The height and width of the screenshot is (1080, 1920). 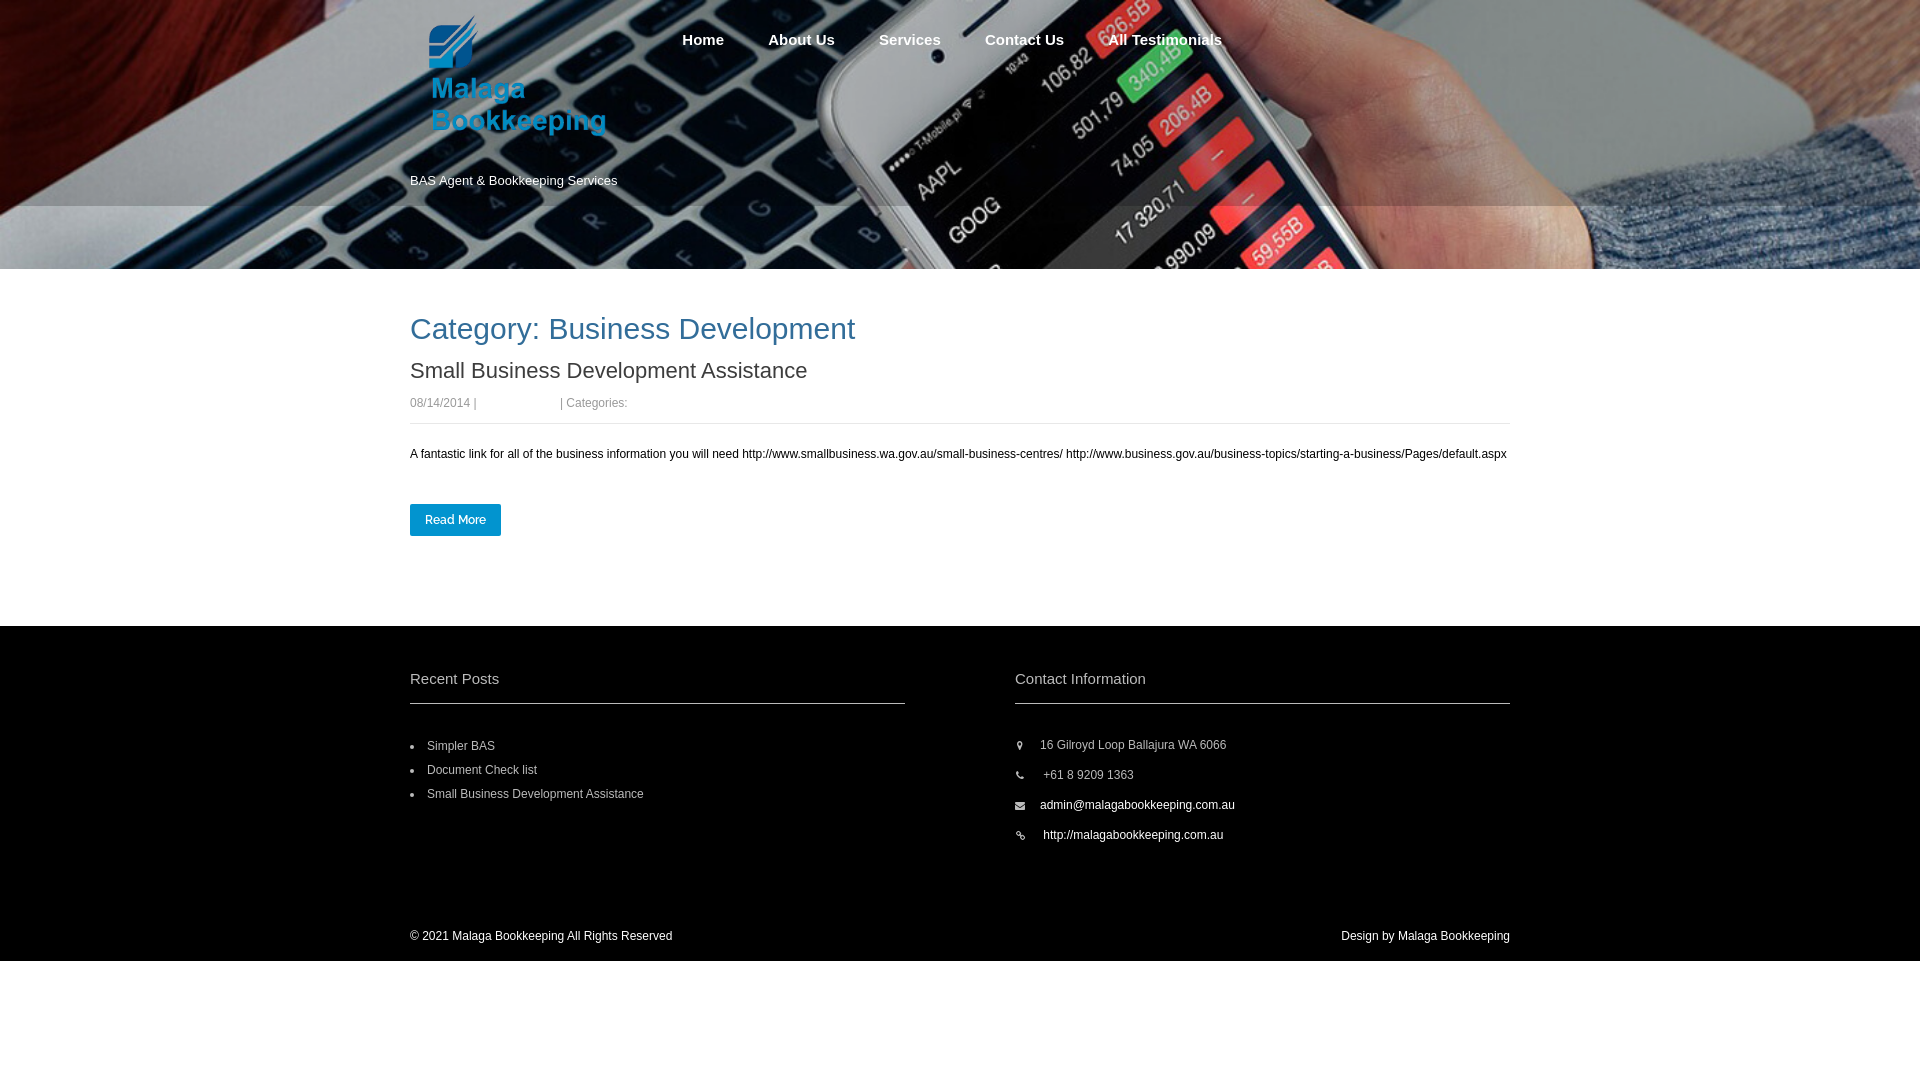 I want to click on 'BAS Agent & Bookkeeping Services', so click(x=536, y=141).